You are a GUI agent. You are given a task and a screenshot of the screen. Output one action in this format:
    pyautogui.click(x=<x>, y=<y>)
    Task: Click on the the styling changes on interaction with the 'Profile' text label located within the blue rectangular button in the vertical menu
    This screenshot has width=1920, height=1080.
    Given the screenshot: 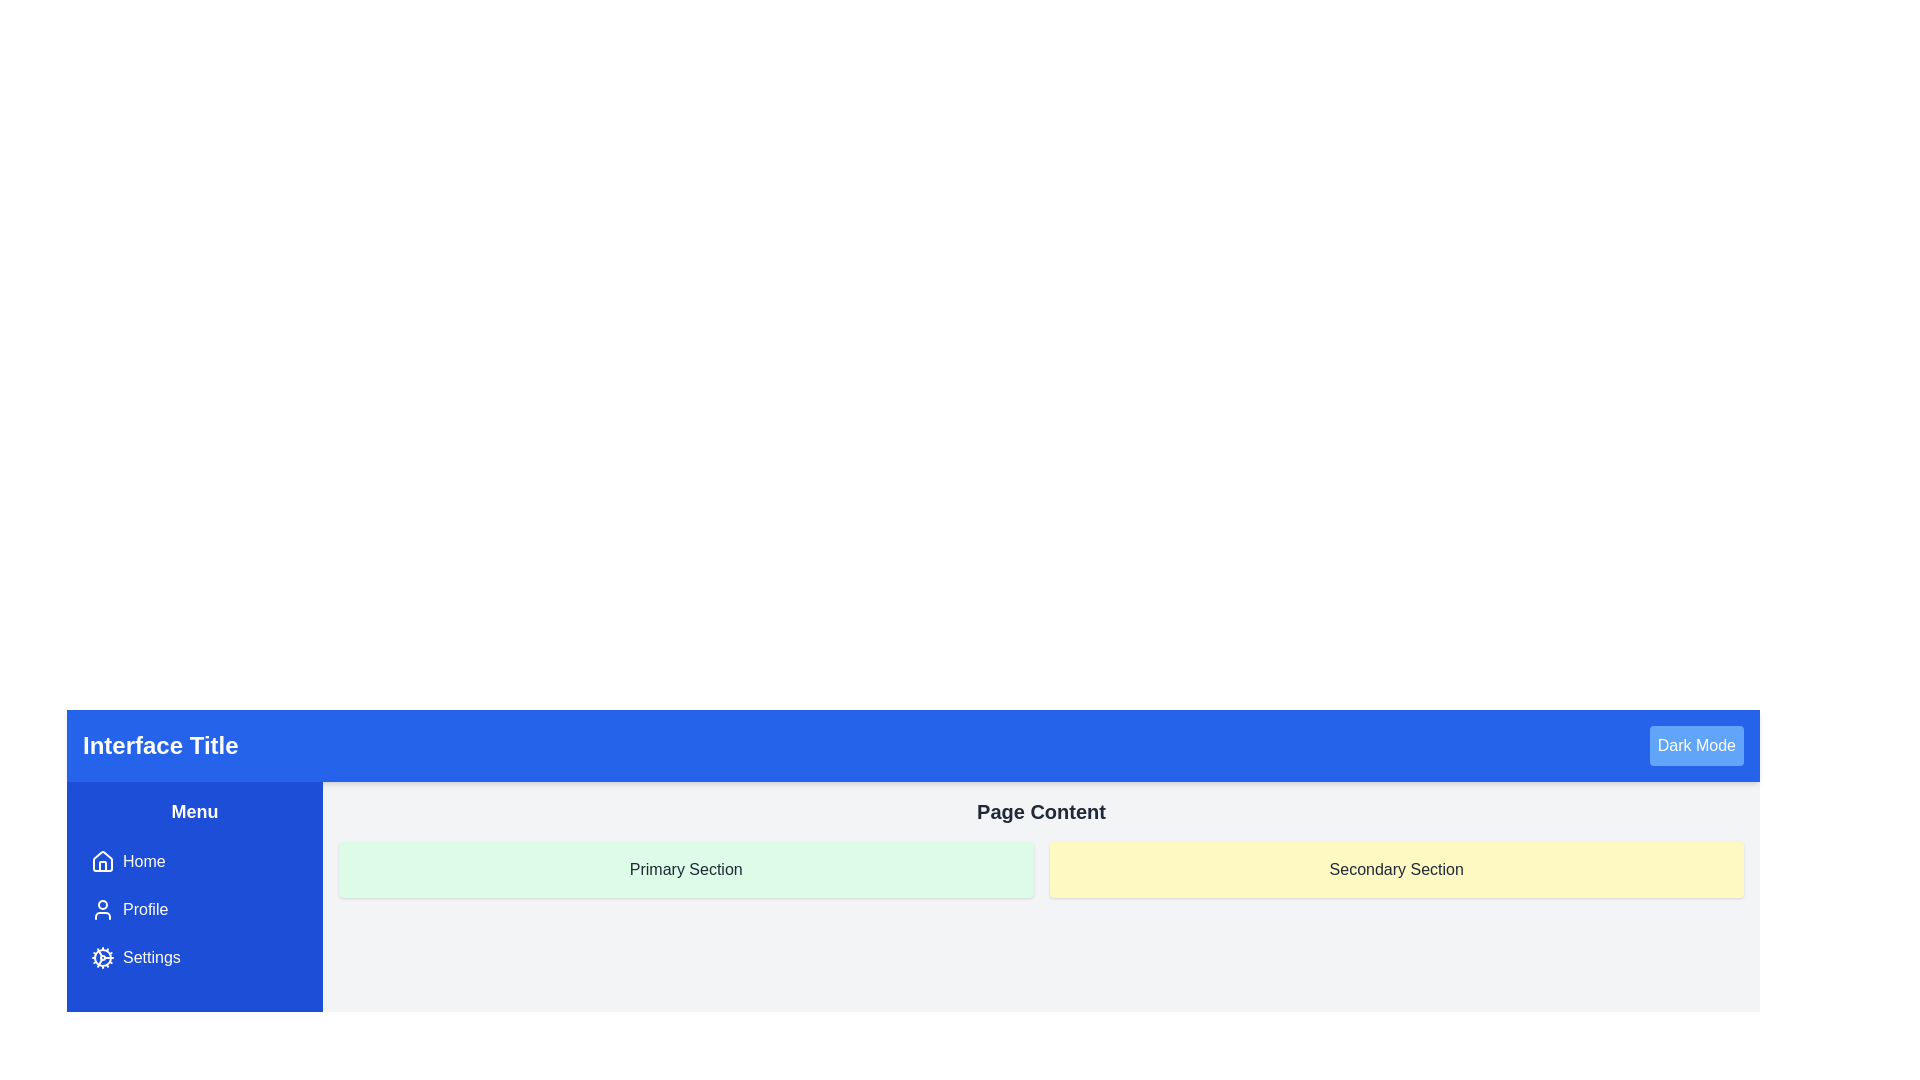 What is the action you would take?
    pyautogui.click(x=144, y=910)
    